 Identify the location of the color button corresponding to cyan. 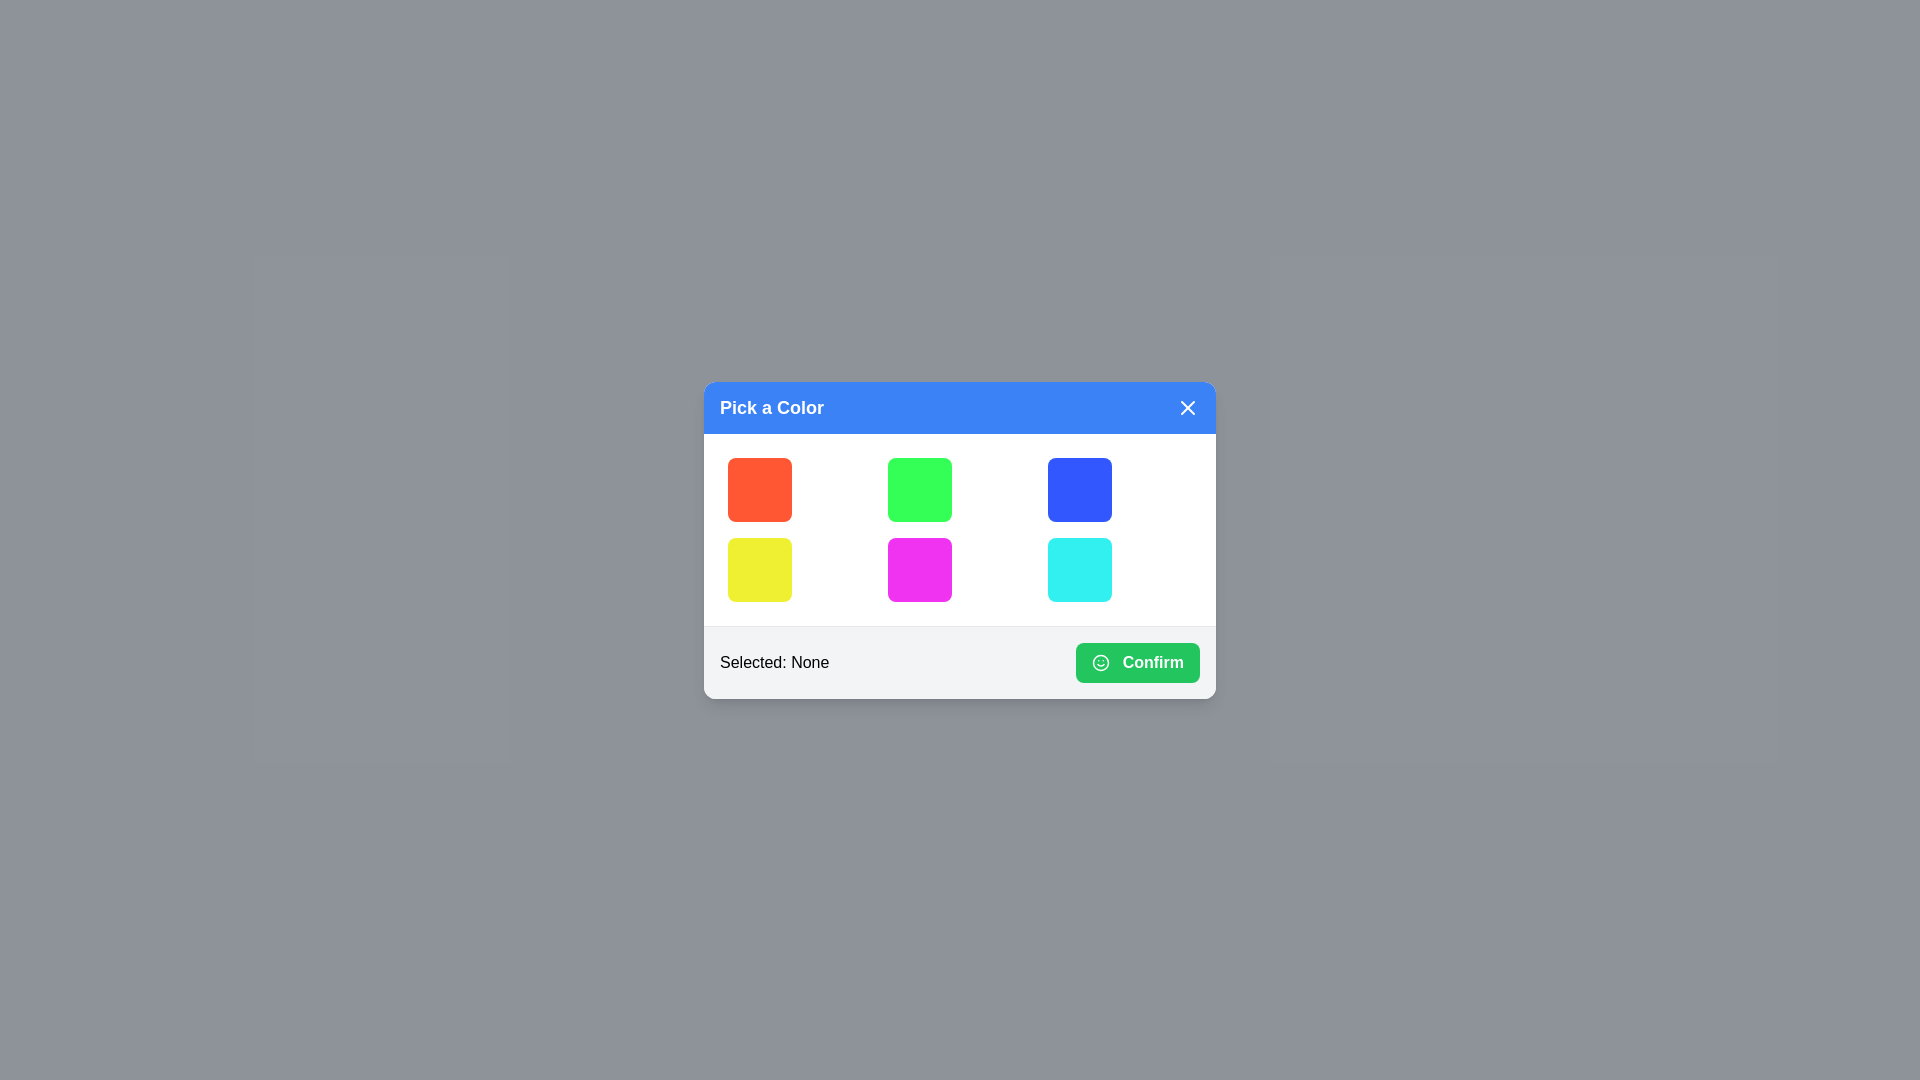
(1079, 569).